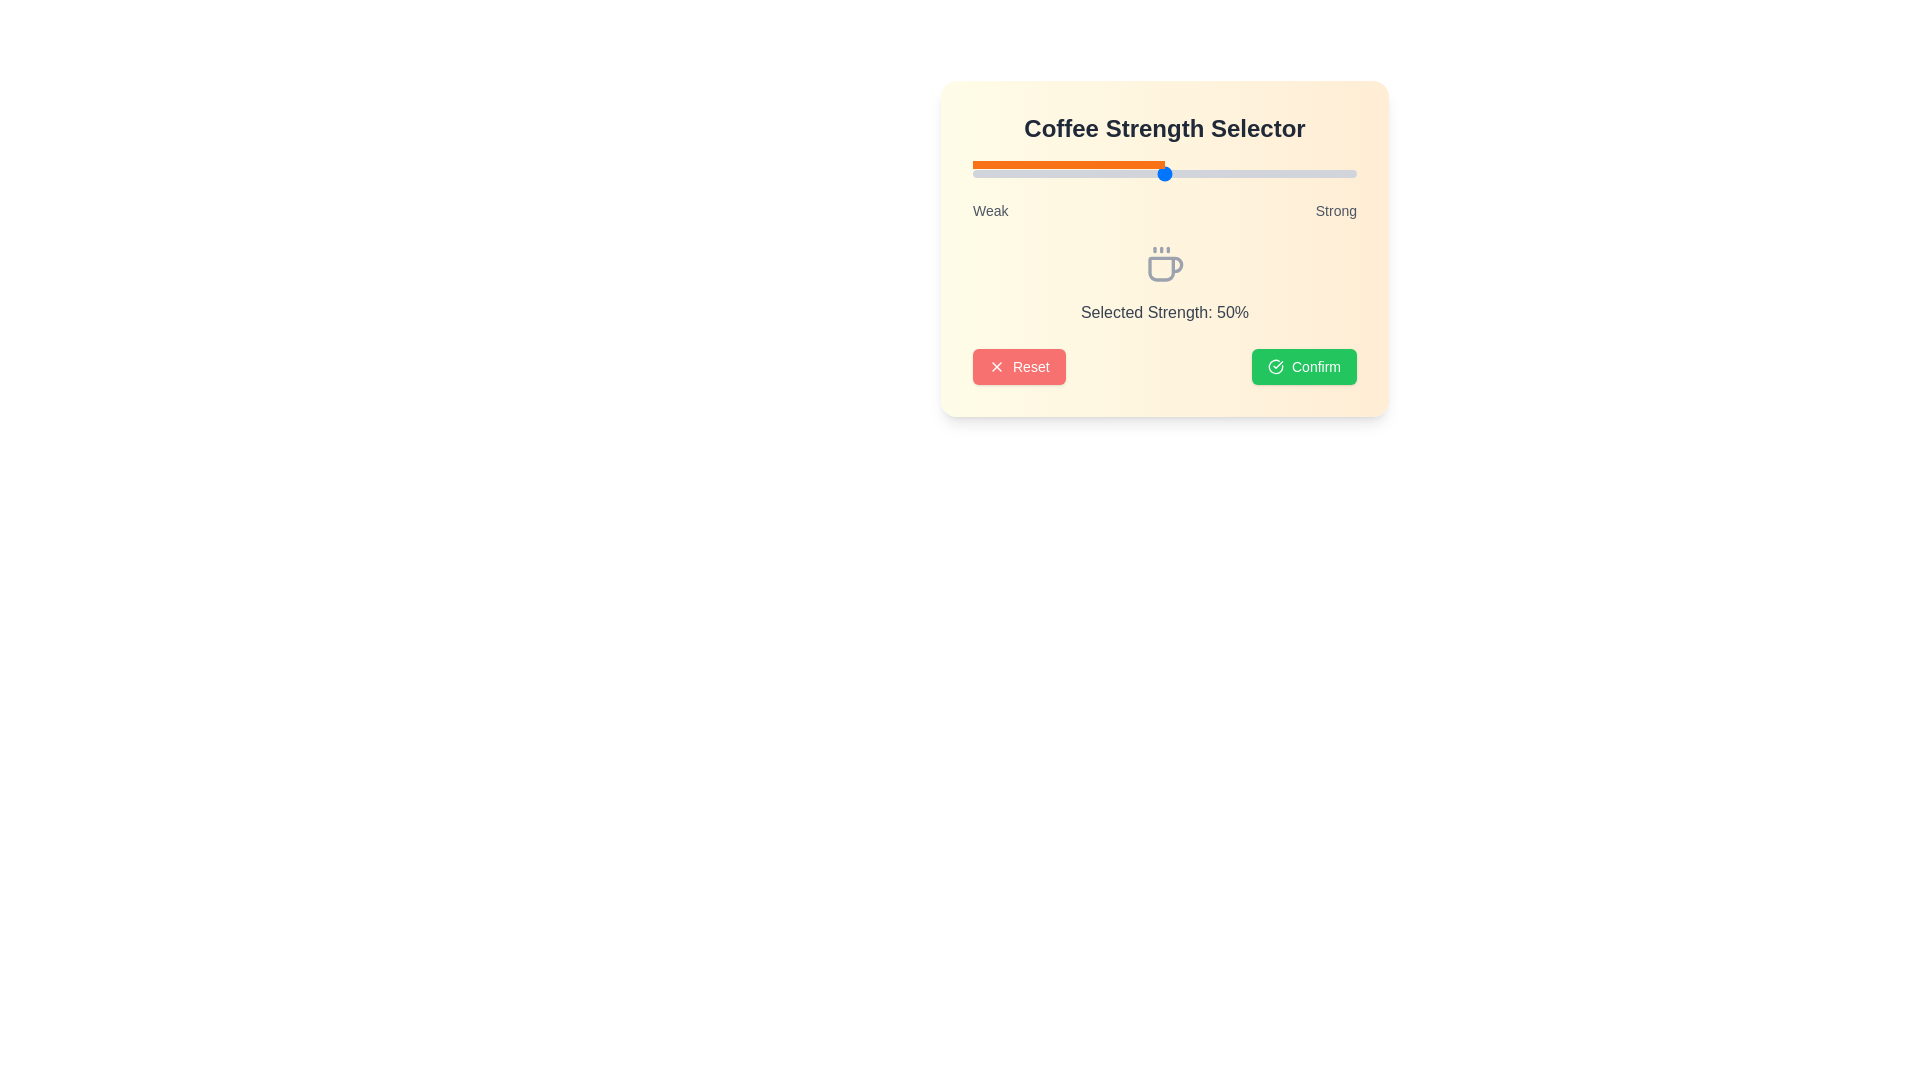  Describe the element at coordinates (1165, 366) in the screenshot. I see `the 'Reset' button located at the bottom of the 'Coffee Strength Selector' interface to reset the selection` at that location.